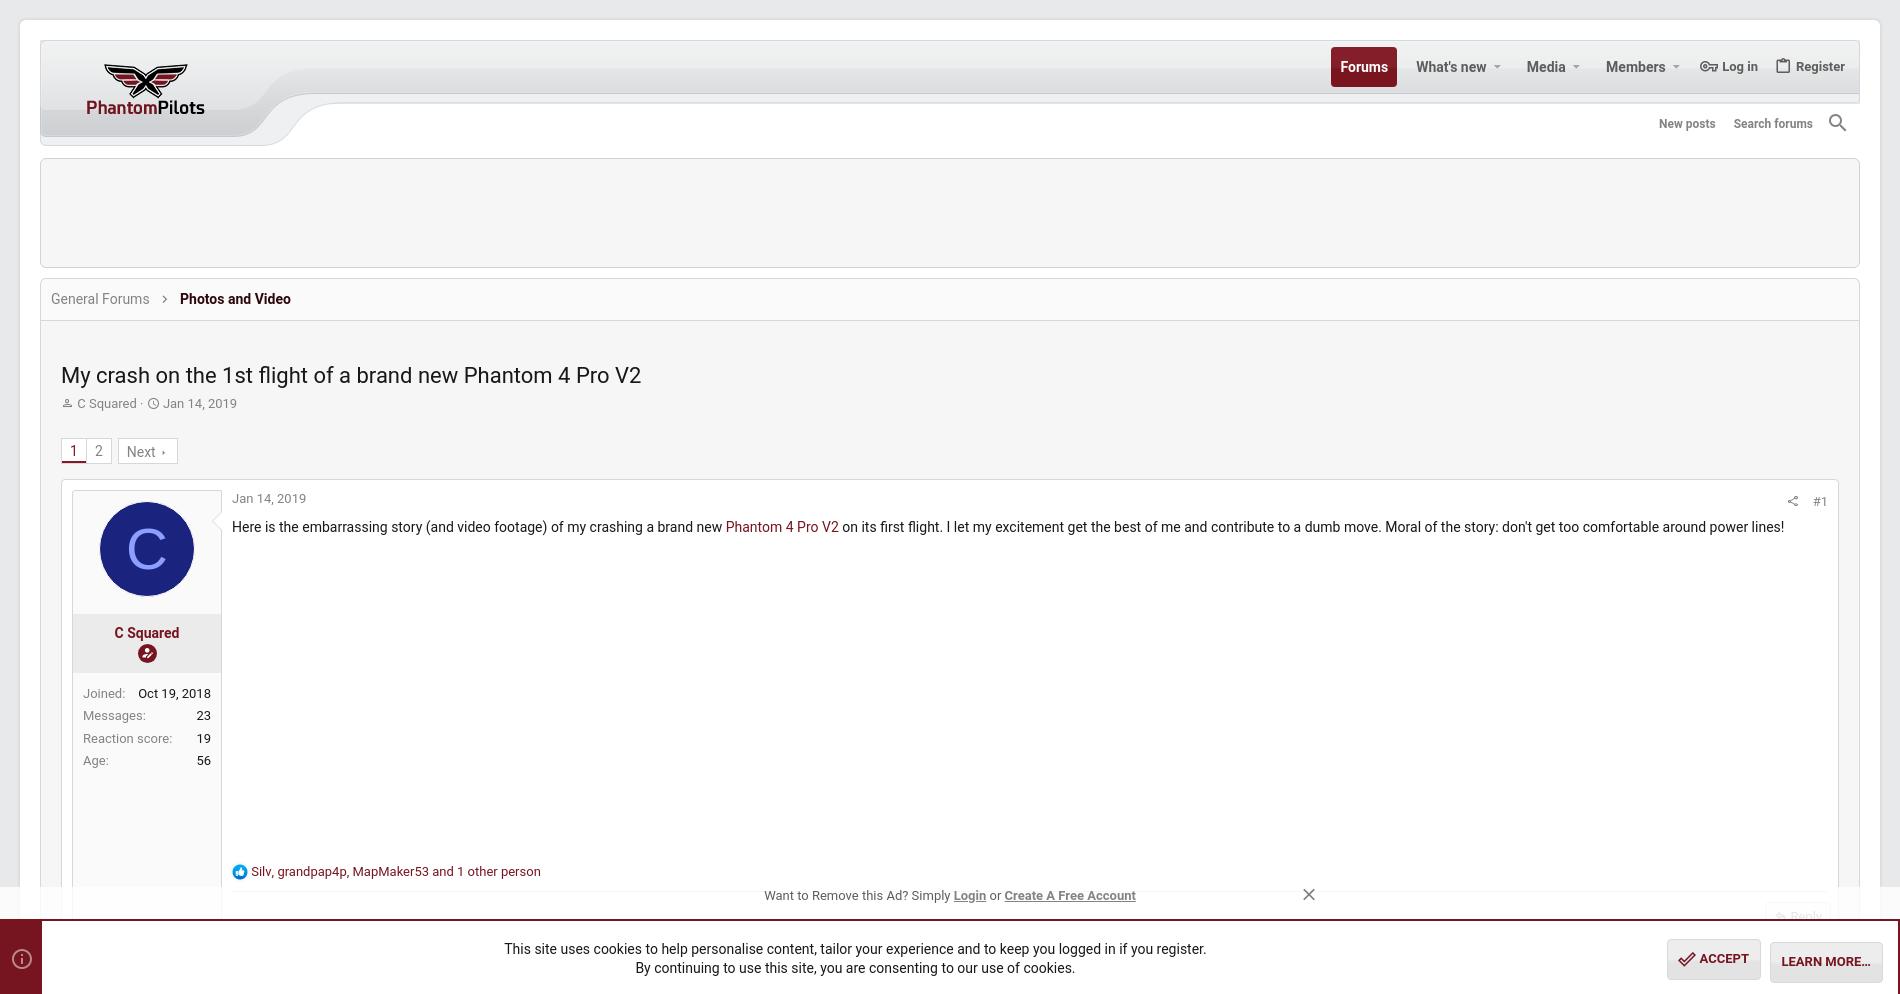  Describe the element at coordinates (1690, 64) in the screenshot. I see `'Log in'` at that location.